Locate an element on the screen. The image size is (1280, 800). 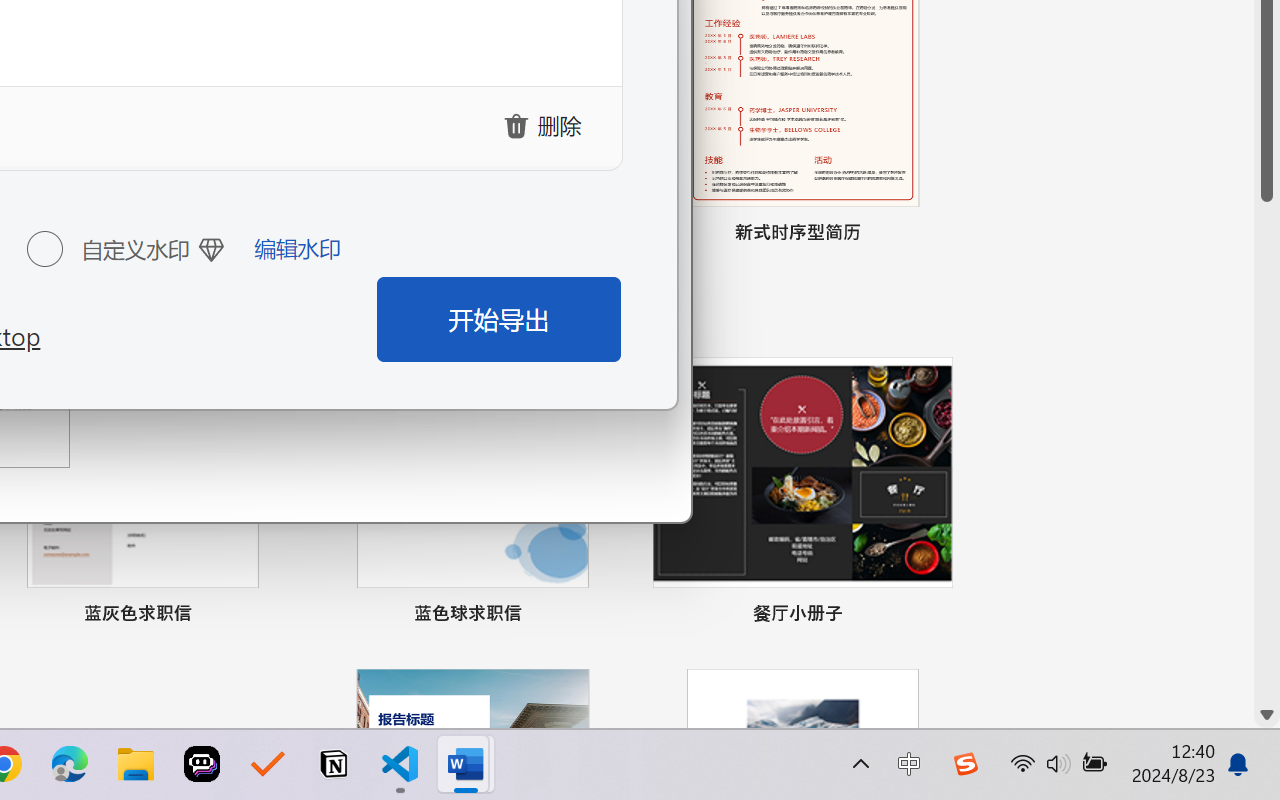
'clearAllFile' is located at coordinates (545, 124).